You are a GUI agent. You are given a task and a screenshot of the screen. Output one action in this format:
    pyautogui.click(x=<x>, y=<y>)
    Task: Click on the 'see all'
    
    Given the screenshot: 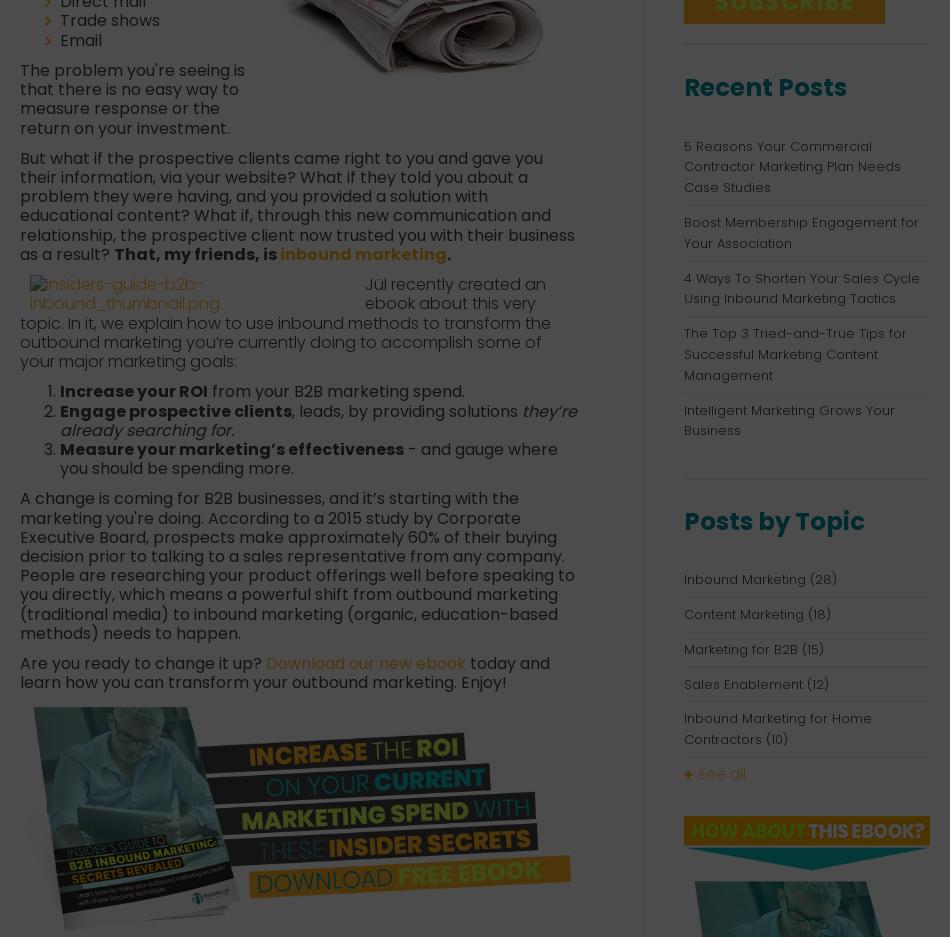 What is the action you would take?
    pyautogui.click(x=721, y=773)
    